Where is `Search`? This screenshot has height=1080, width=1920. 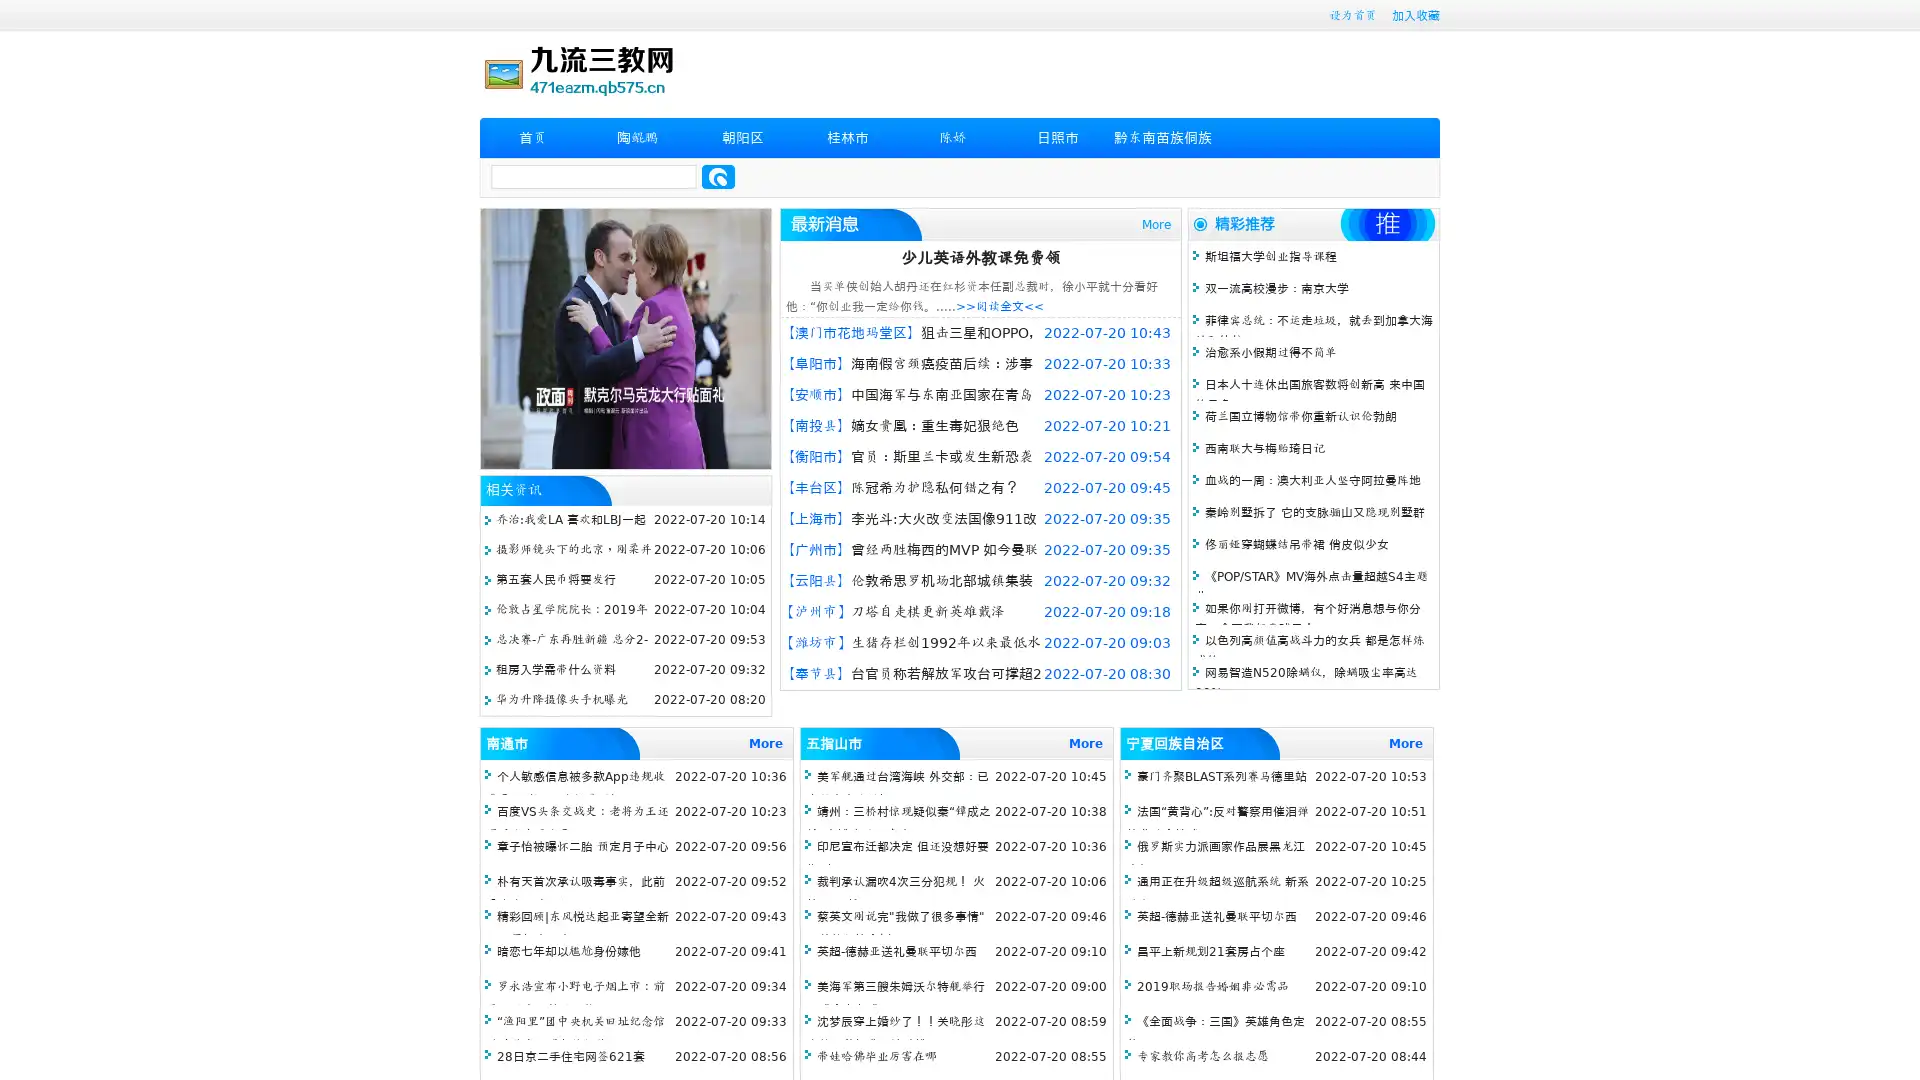 Search is located at coordinates (718, 176).